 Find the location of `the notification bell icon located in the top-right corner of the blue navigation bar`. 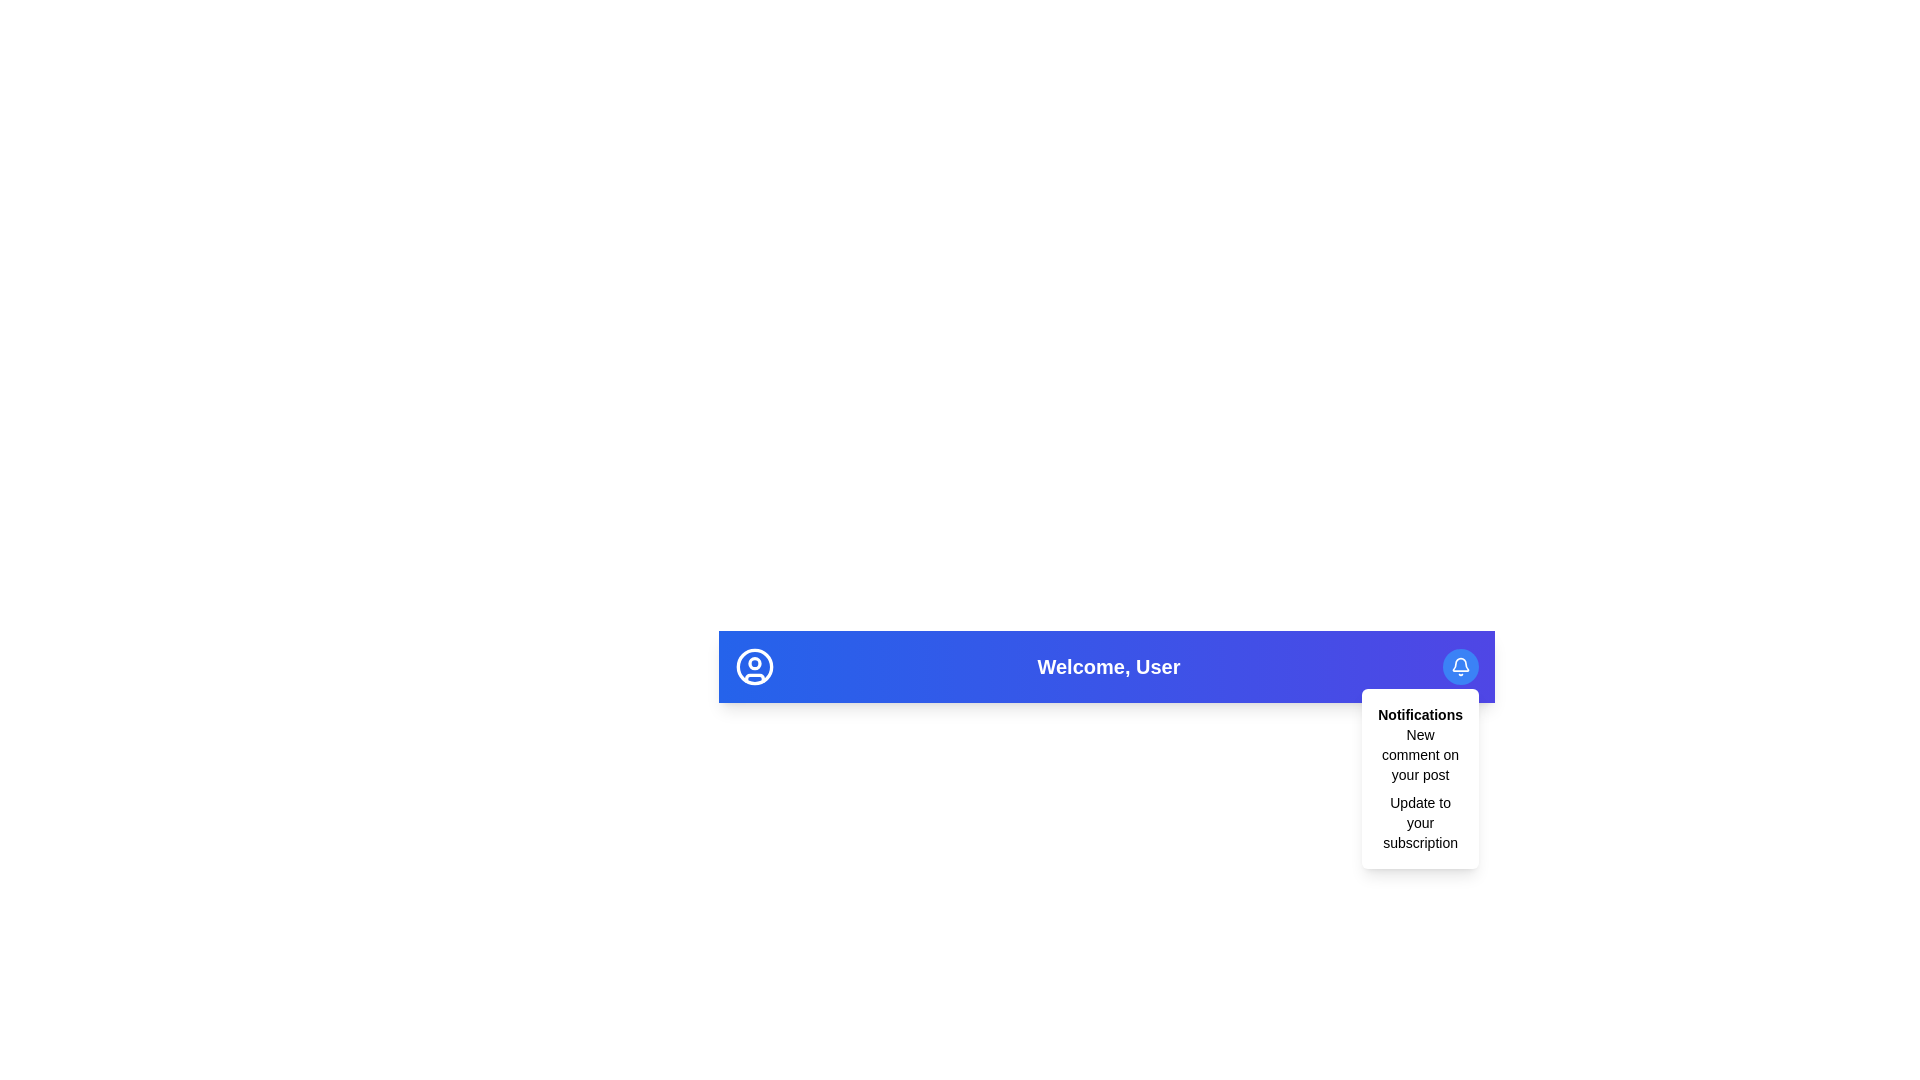

the notification bell icon located in the top-right corner of the blue navigation bar is located at coordinates (1460, 667).